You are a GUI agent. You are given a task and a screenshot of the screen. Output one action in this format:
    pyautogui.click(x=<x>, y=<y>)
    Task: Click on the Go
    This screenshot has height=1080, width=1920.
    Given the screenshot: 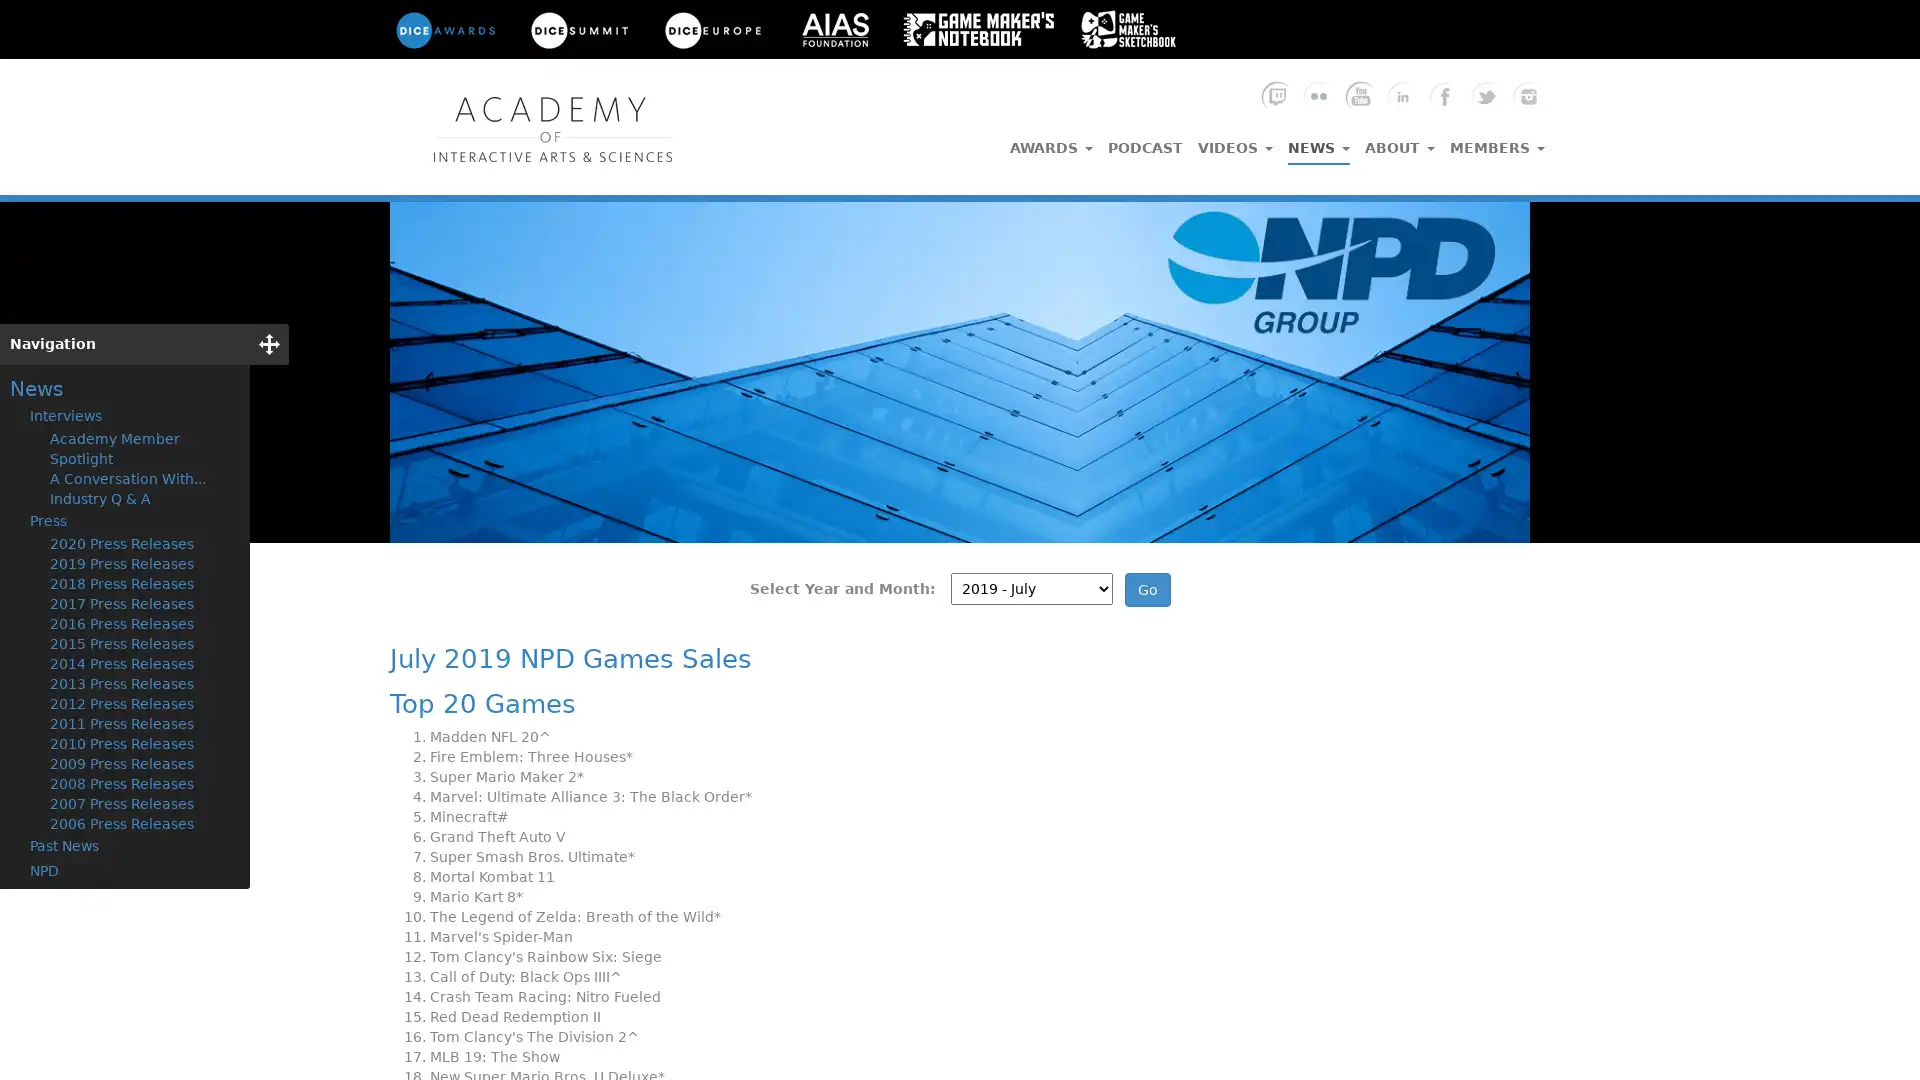 What is the action you would take?
    pyautogui.click(x=1147, y=589)
    